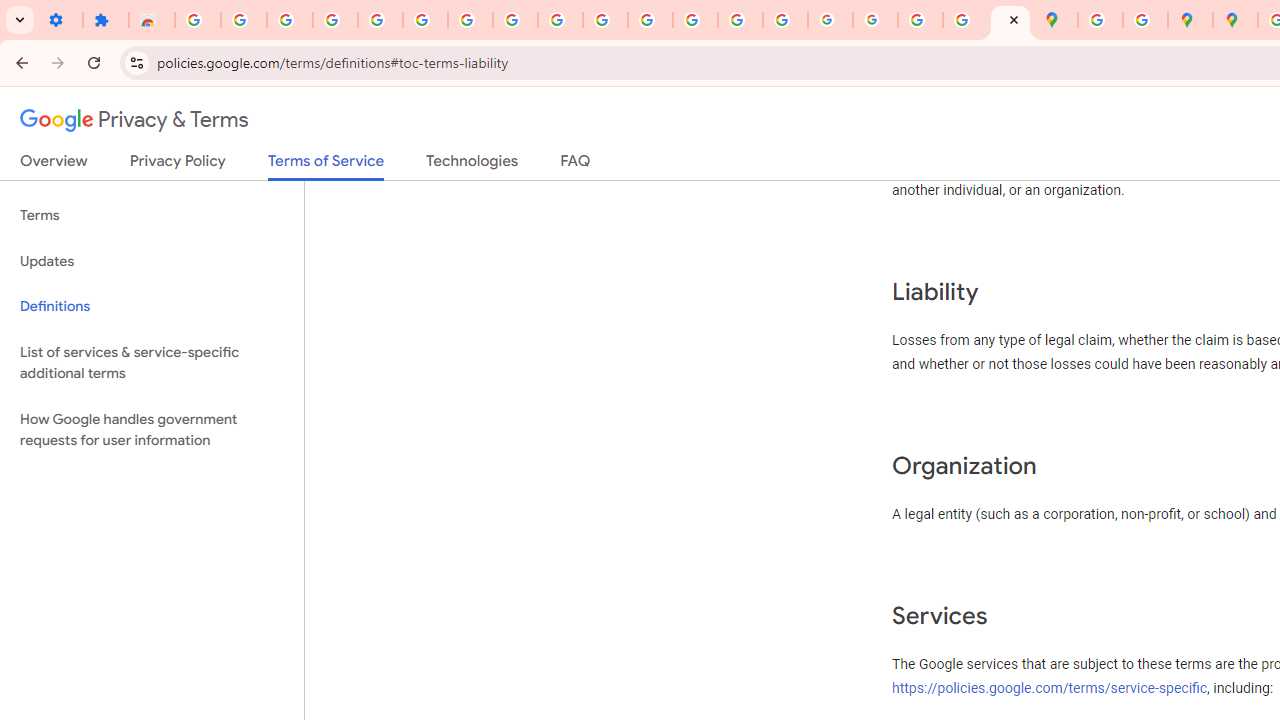 This screenshot has width=1280, height=720. I want to click on 'Updates', so click(151, 260).